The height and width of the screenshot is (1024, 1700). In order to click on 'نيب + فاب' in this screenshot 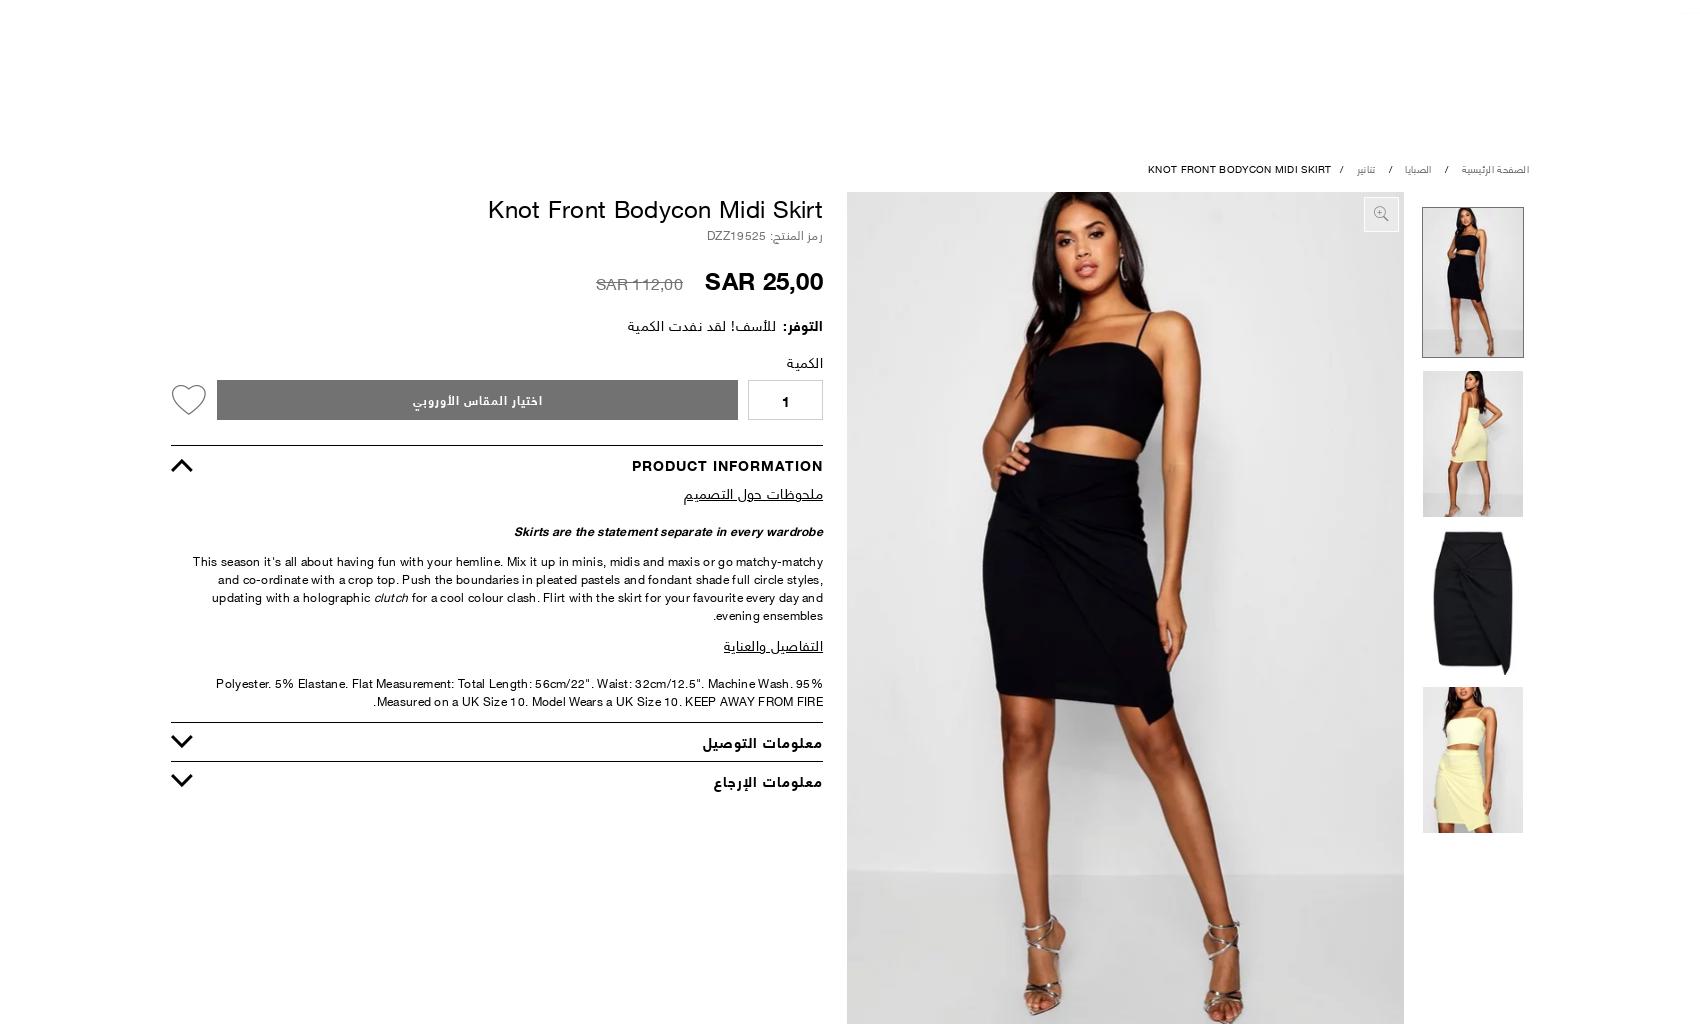, I will do `click(592, 463)`.